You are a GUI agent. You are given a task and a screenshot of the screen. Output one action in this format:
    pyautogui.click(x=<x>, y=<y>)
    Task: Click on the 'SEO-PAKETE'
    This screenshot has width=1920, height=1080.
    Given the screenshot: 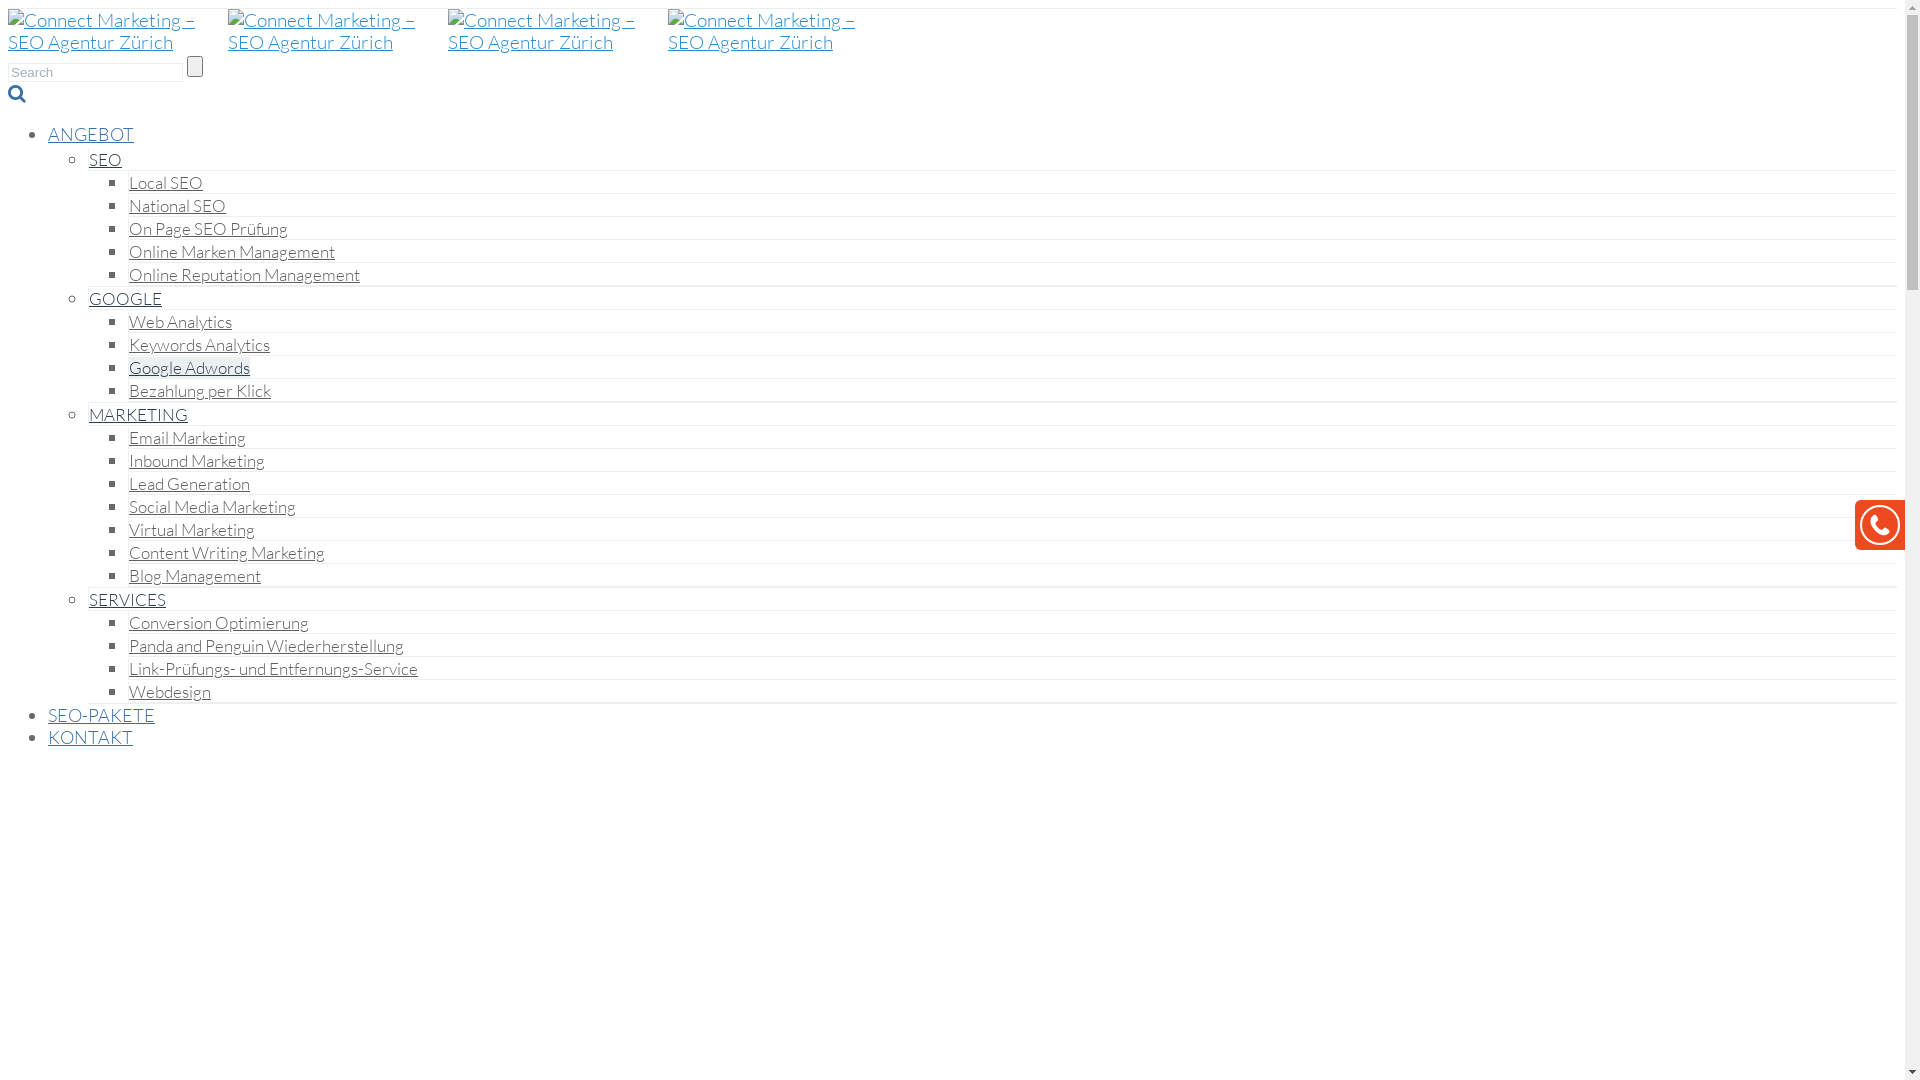 What is the action you would take?
    pyautogui.click(x=100, y=713)
    